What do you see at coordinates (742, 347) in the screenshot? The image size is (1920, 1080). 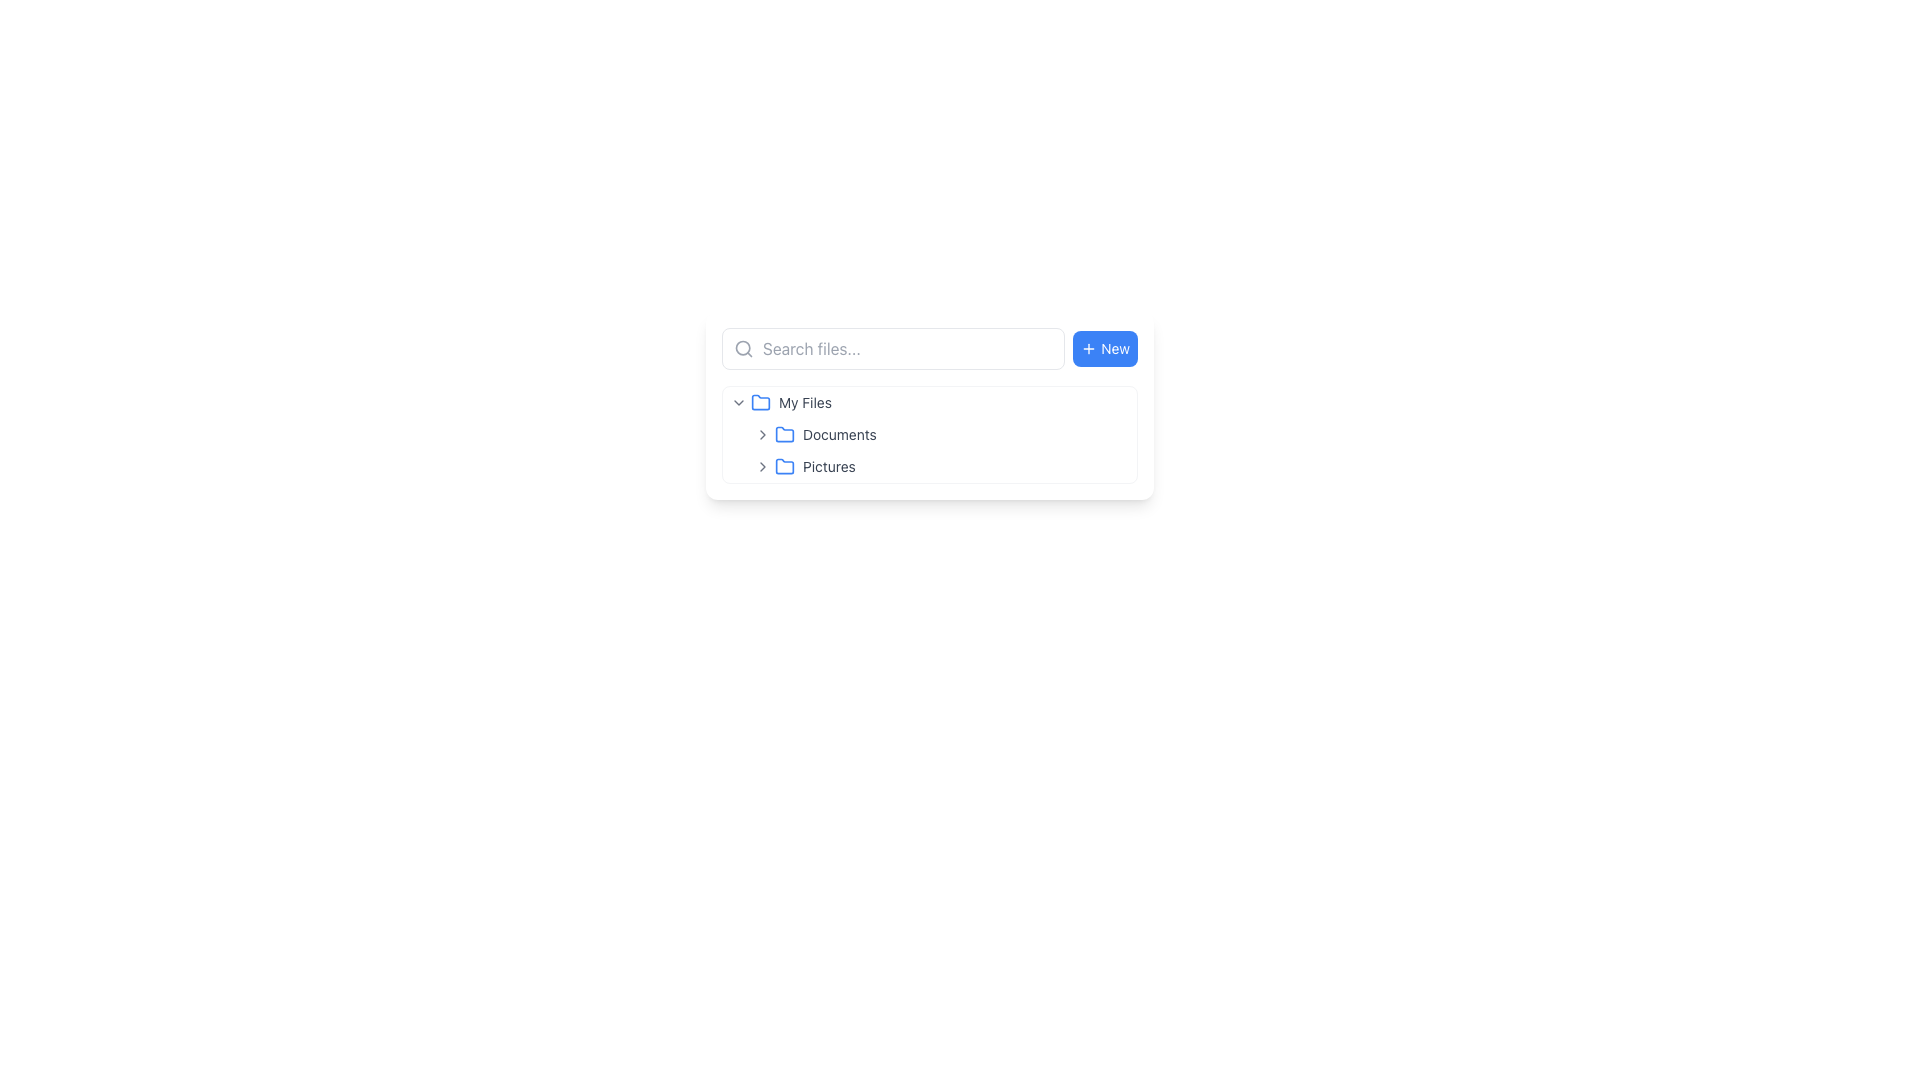 I see `properties of the circular search icon element located within the SVG, which symbolizes the search functionality in the user interface` at bounding box center [742, 347].